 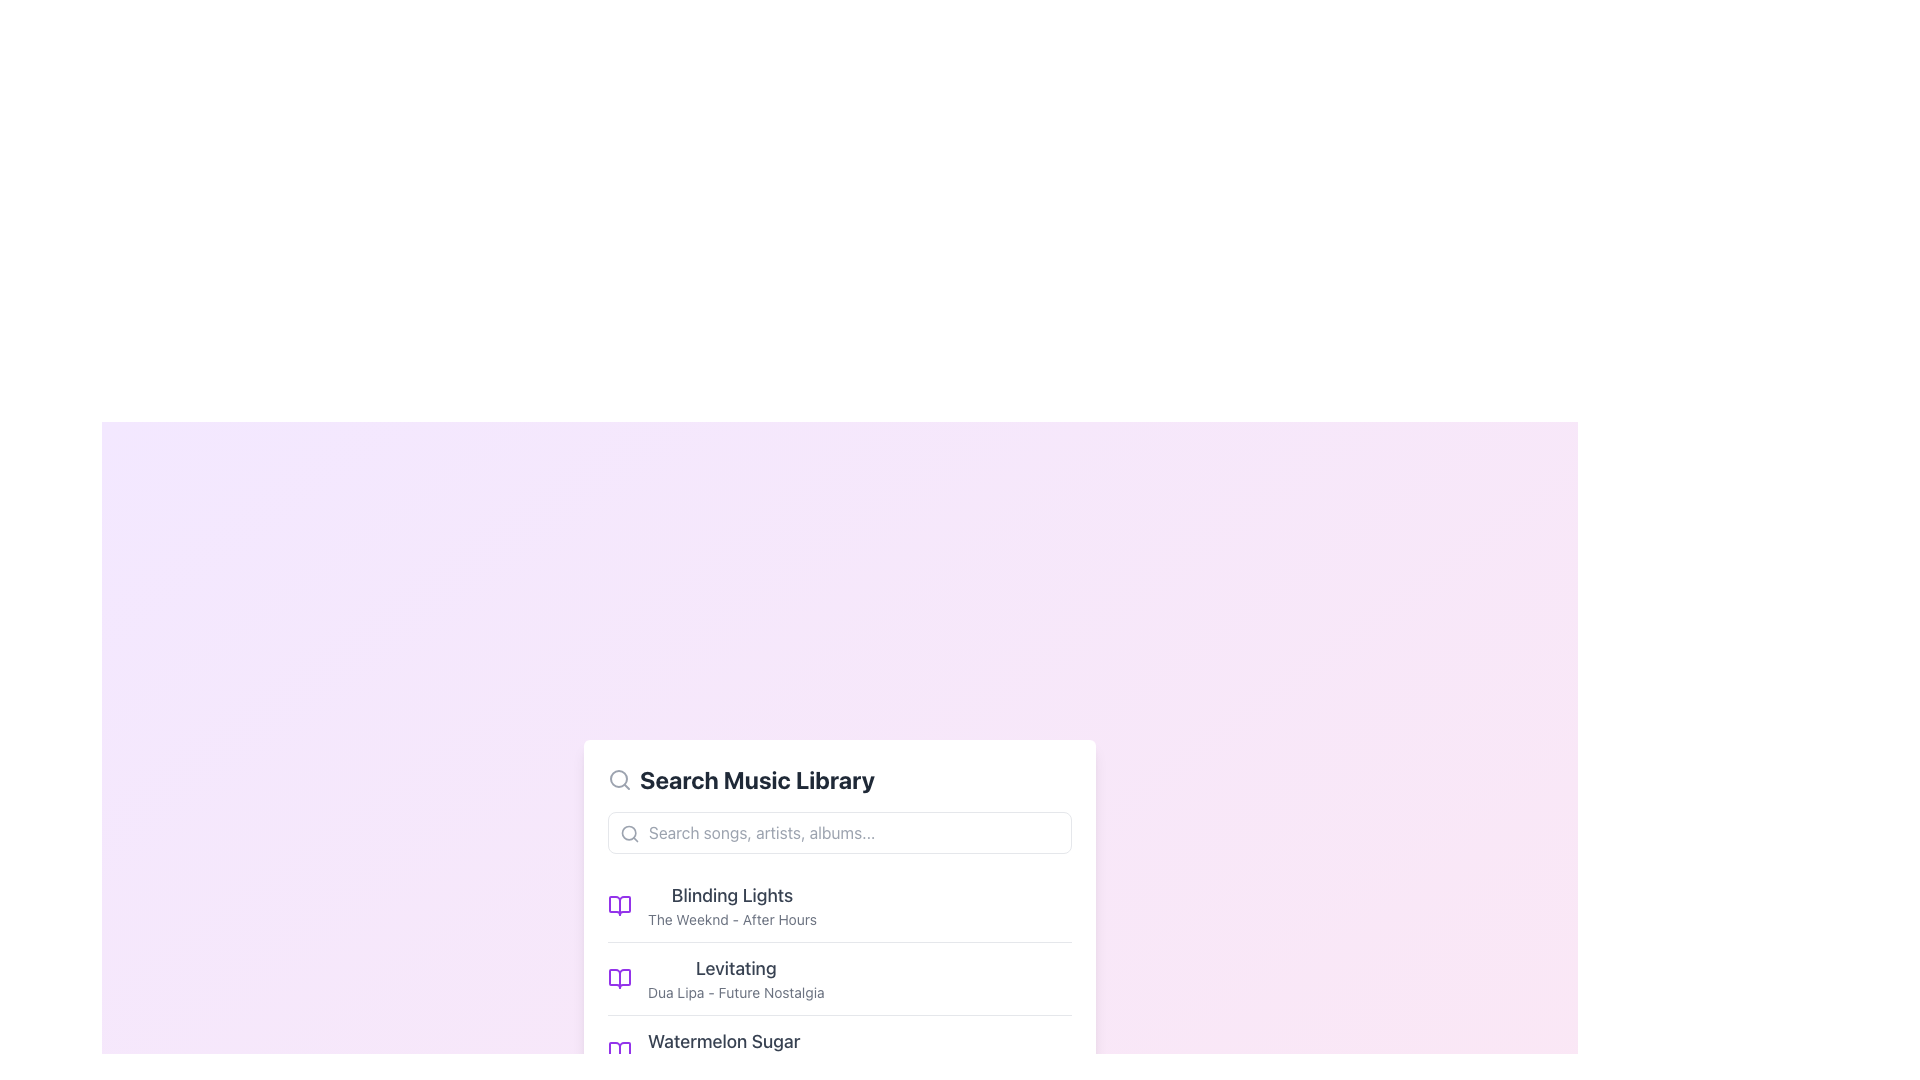 What do you see at coordinates (840, 832) in the screenshot?
I see `the search input box located below the 'Search Music Library' header to trigger a visual change` at bounding box center [840, 832].